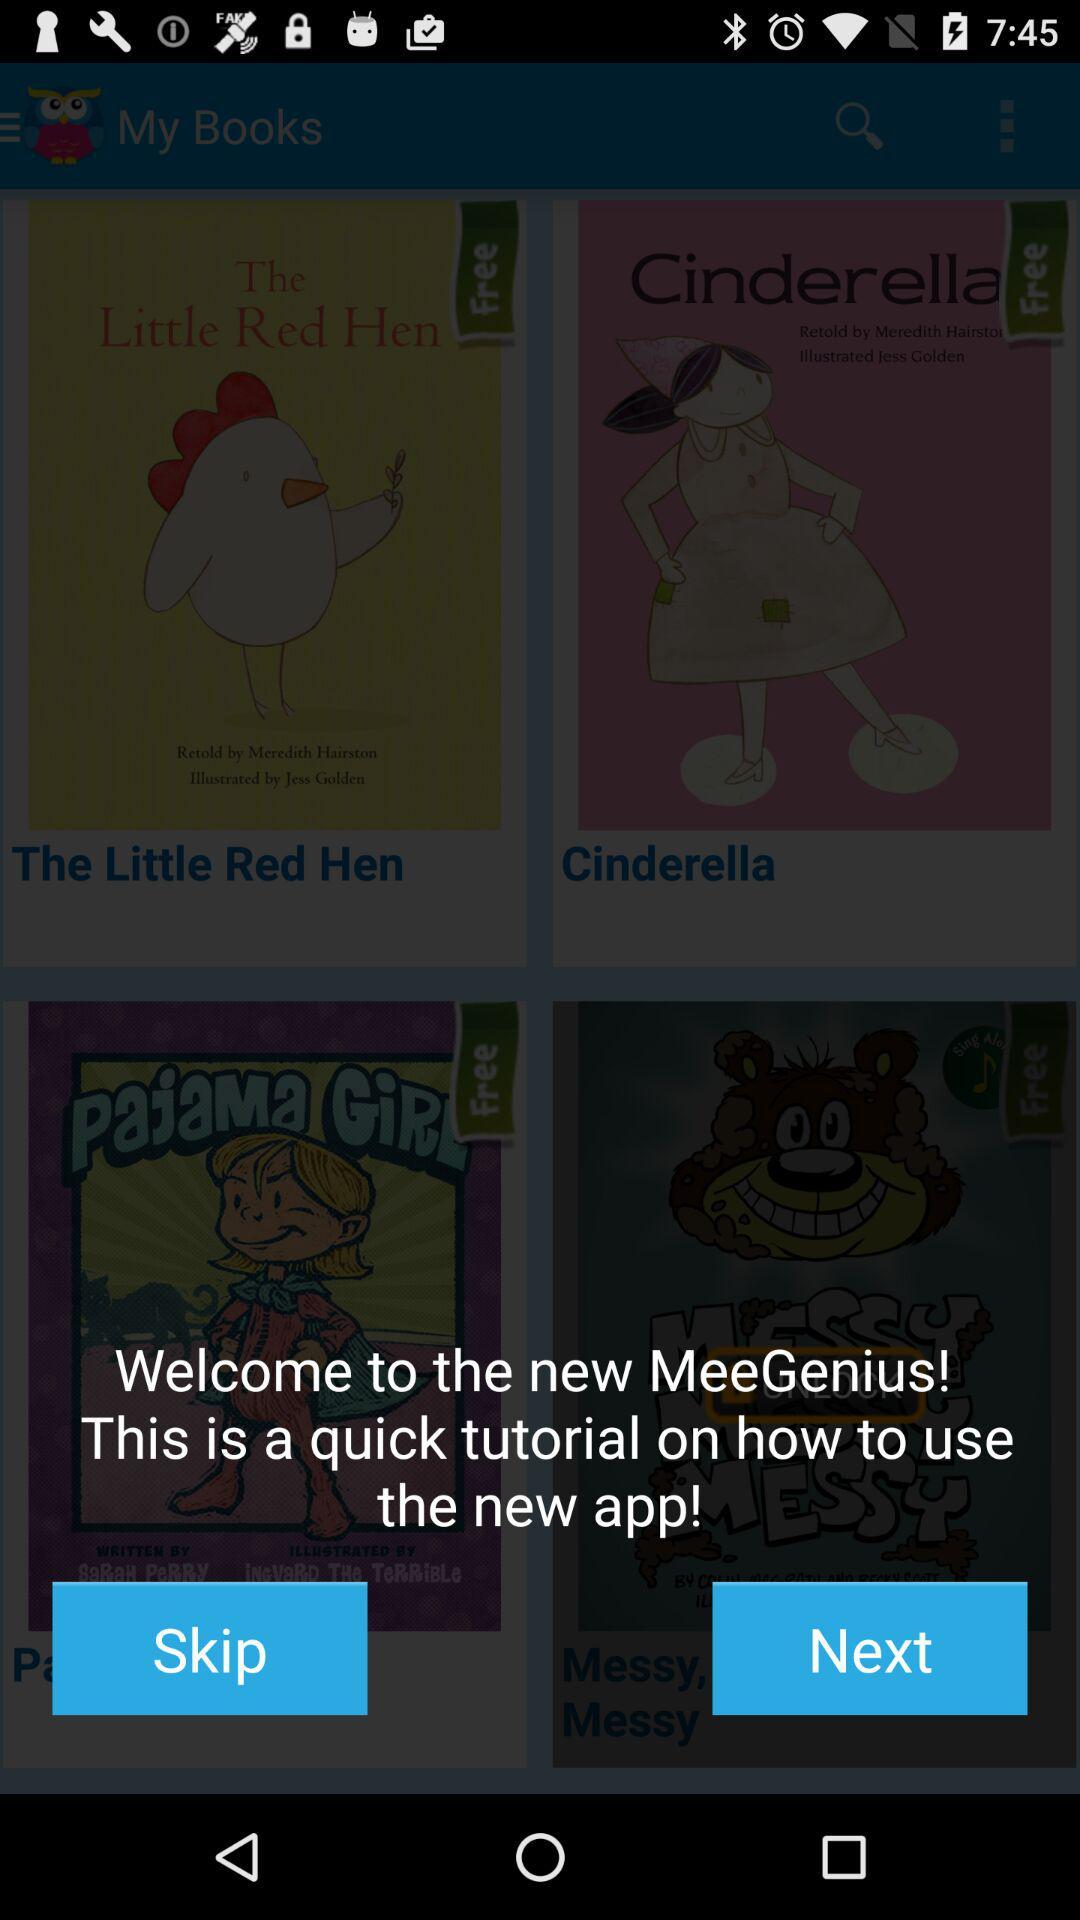  I want to click on the skip icon, so click(209, 1648).